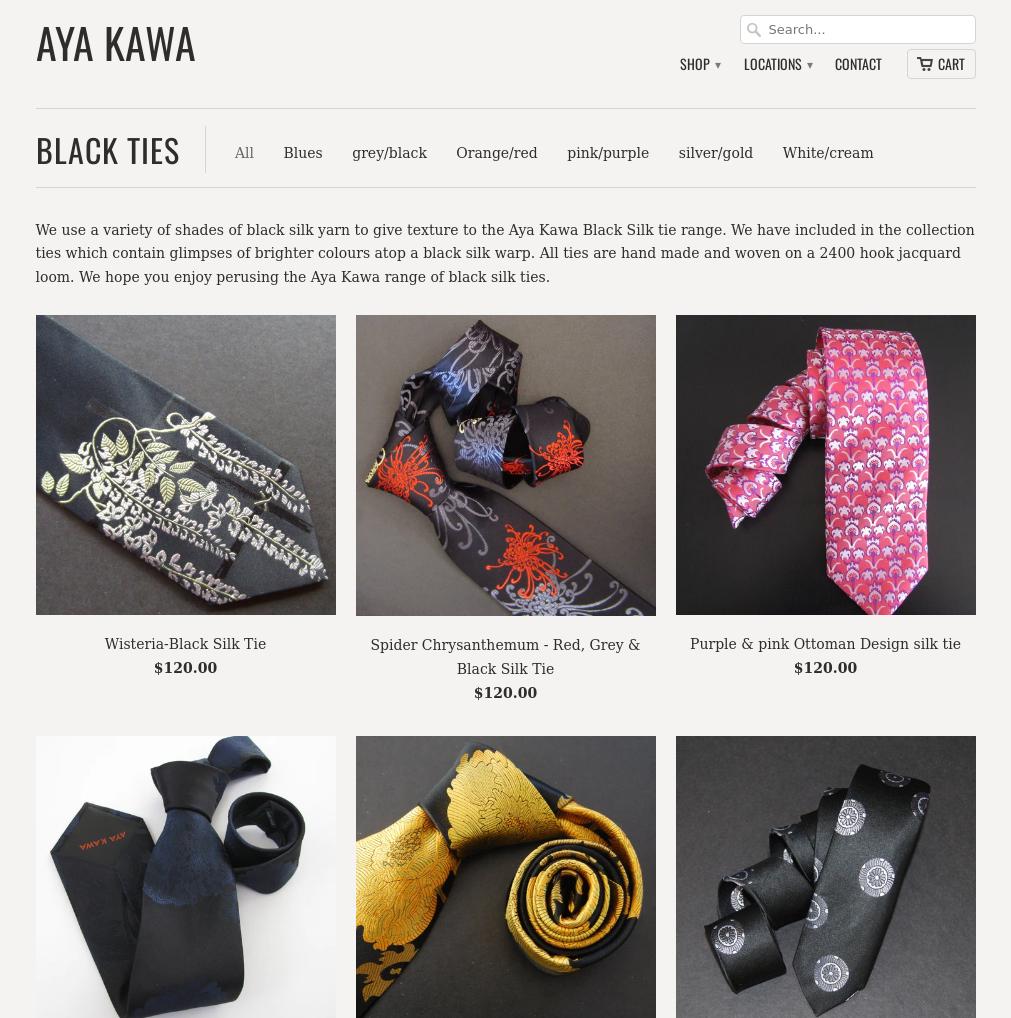 The height and width of the screenshot is (1018, 1011). I want to click on 'Aya Kawa', so click(113, 41).